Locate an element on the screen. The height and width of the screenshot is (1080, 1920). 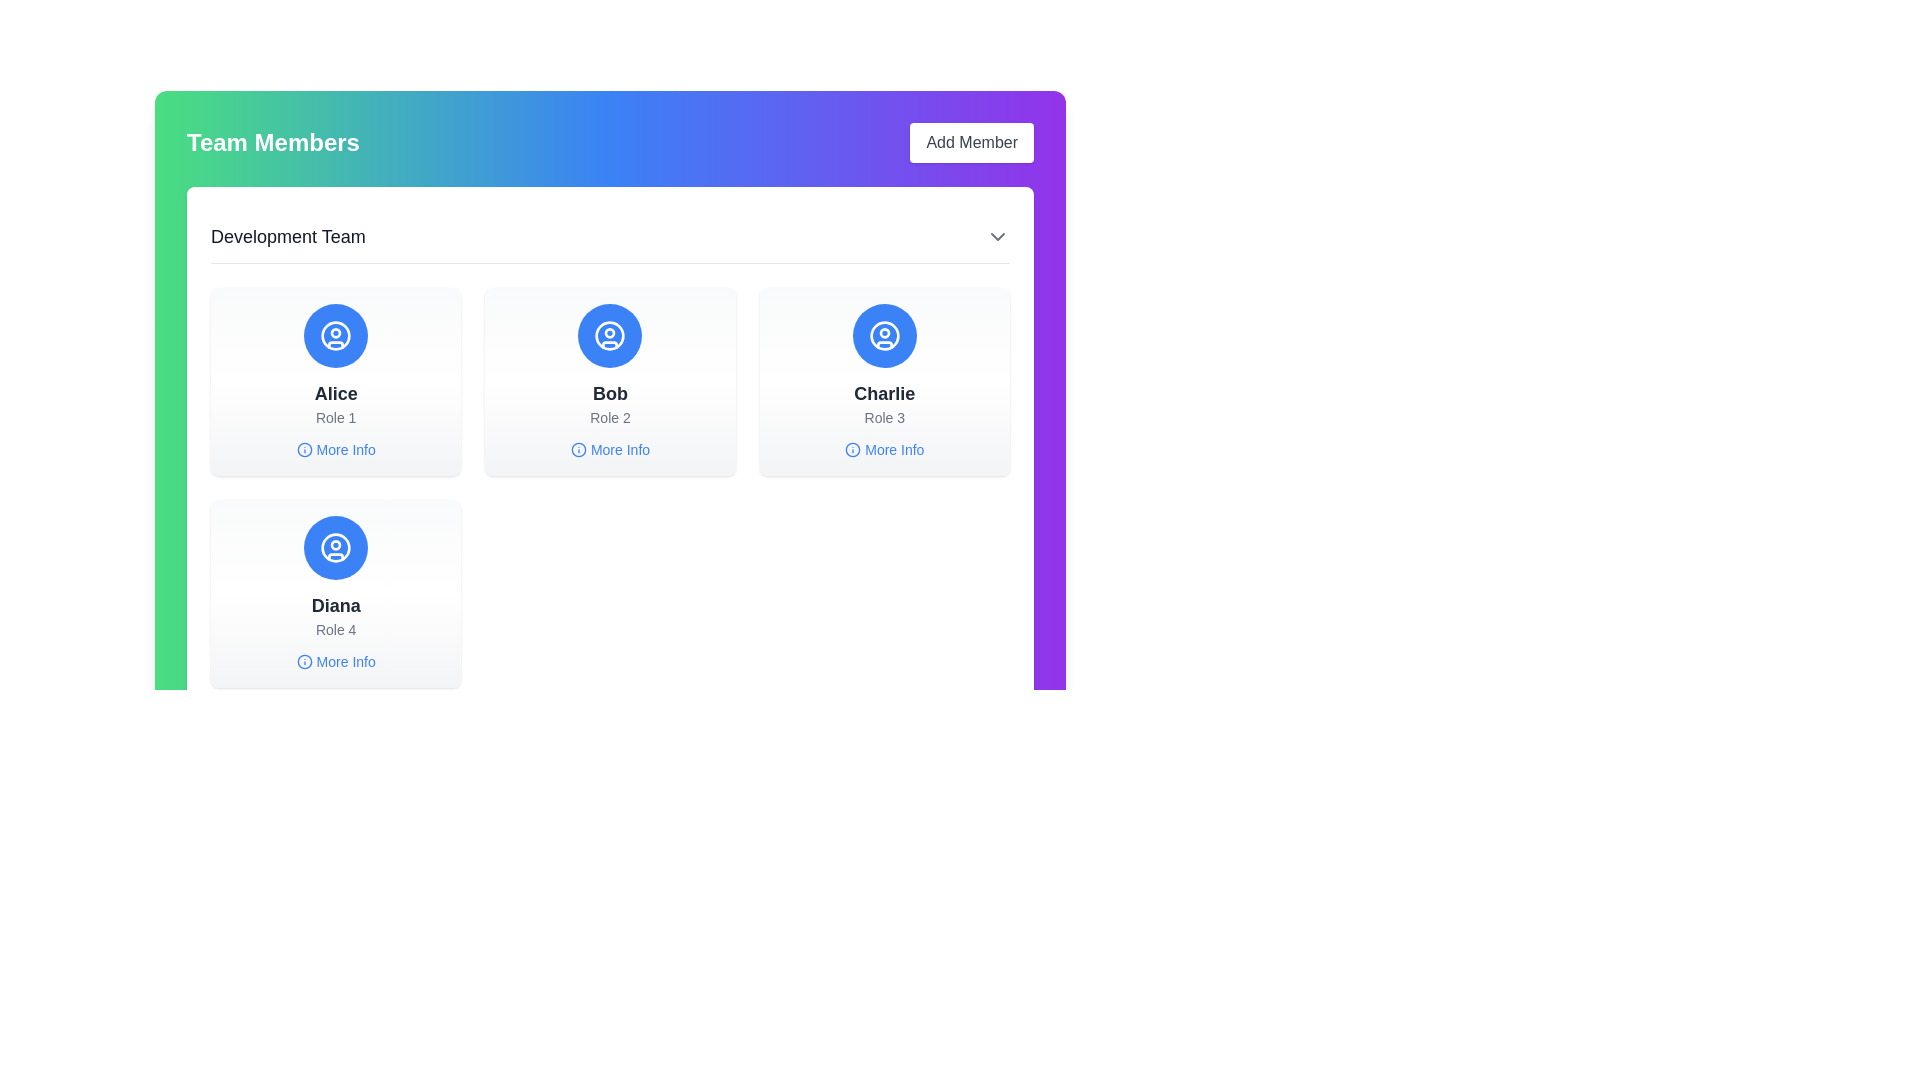
text label displaying 'Alice' in bold, dark gray font, located within the first card of the 'Development Team' section is located at coordinates (336, 393).